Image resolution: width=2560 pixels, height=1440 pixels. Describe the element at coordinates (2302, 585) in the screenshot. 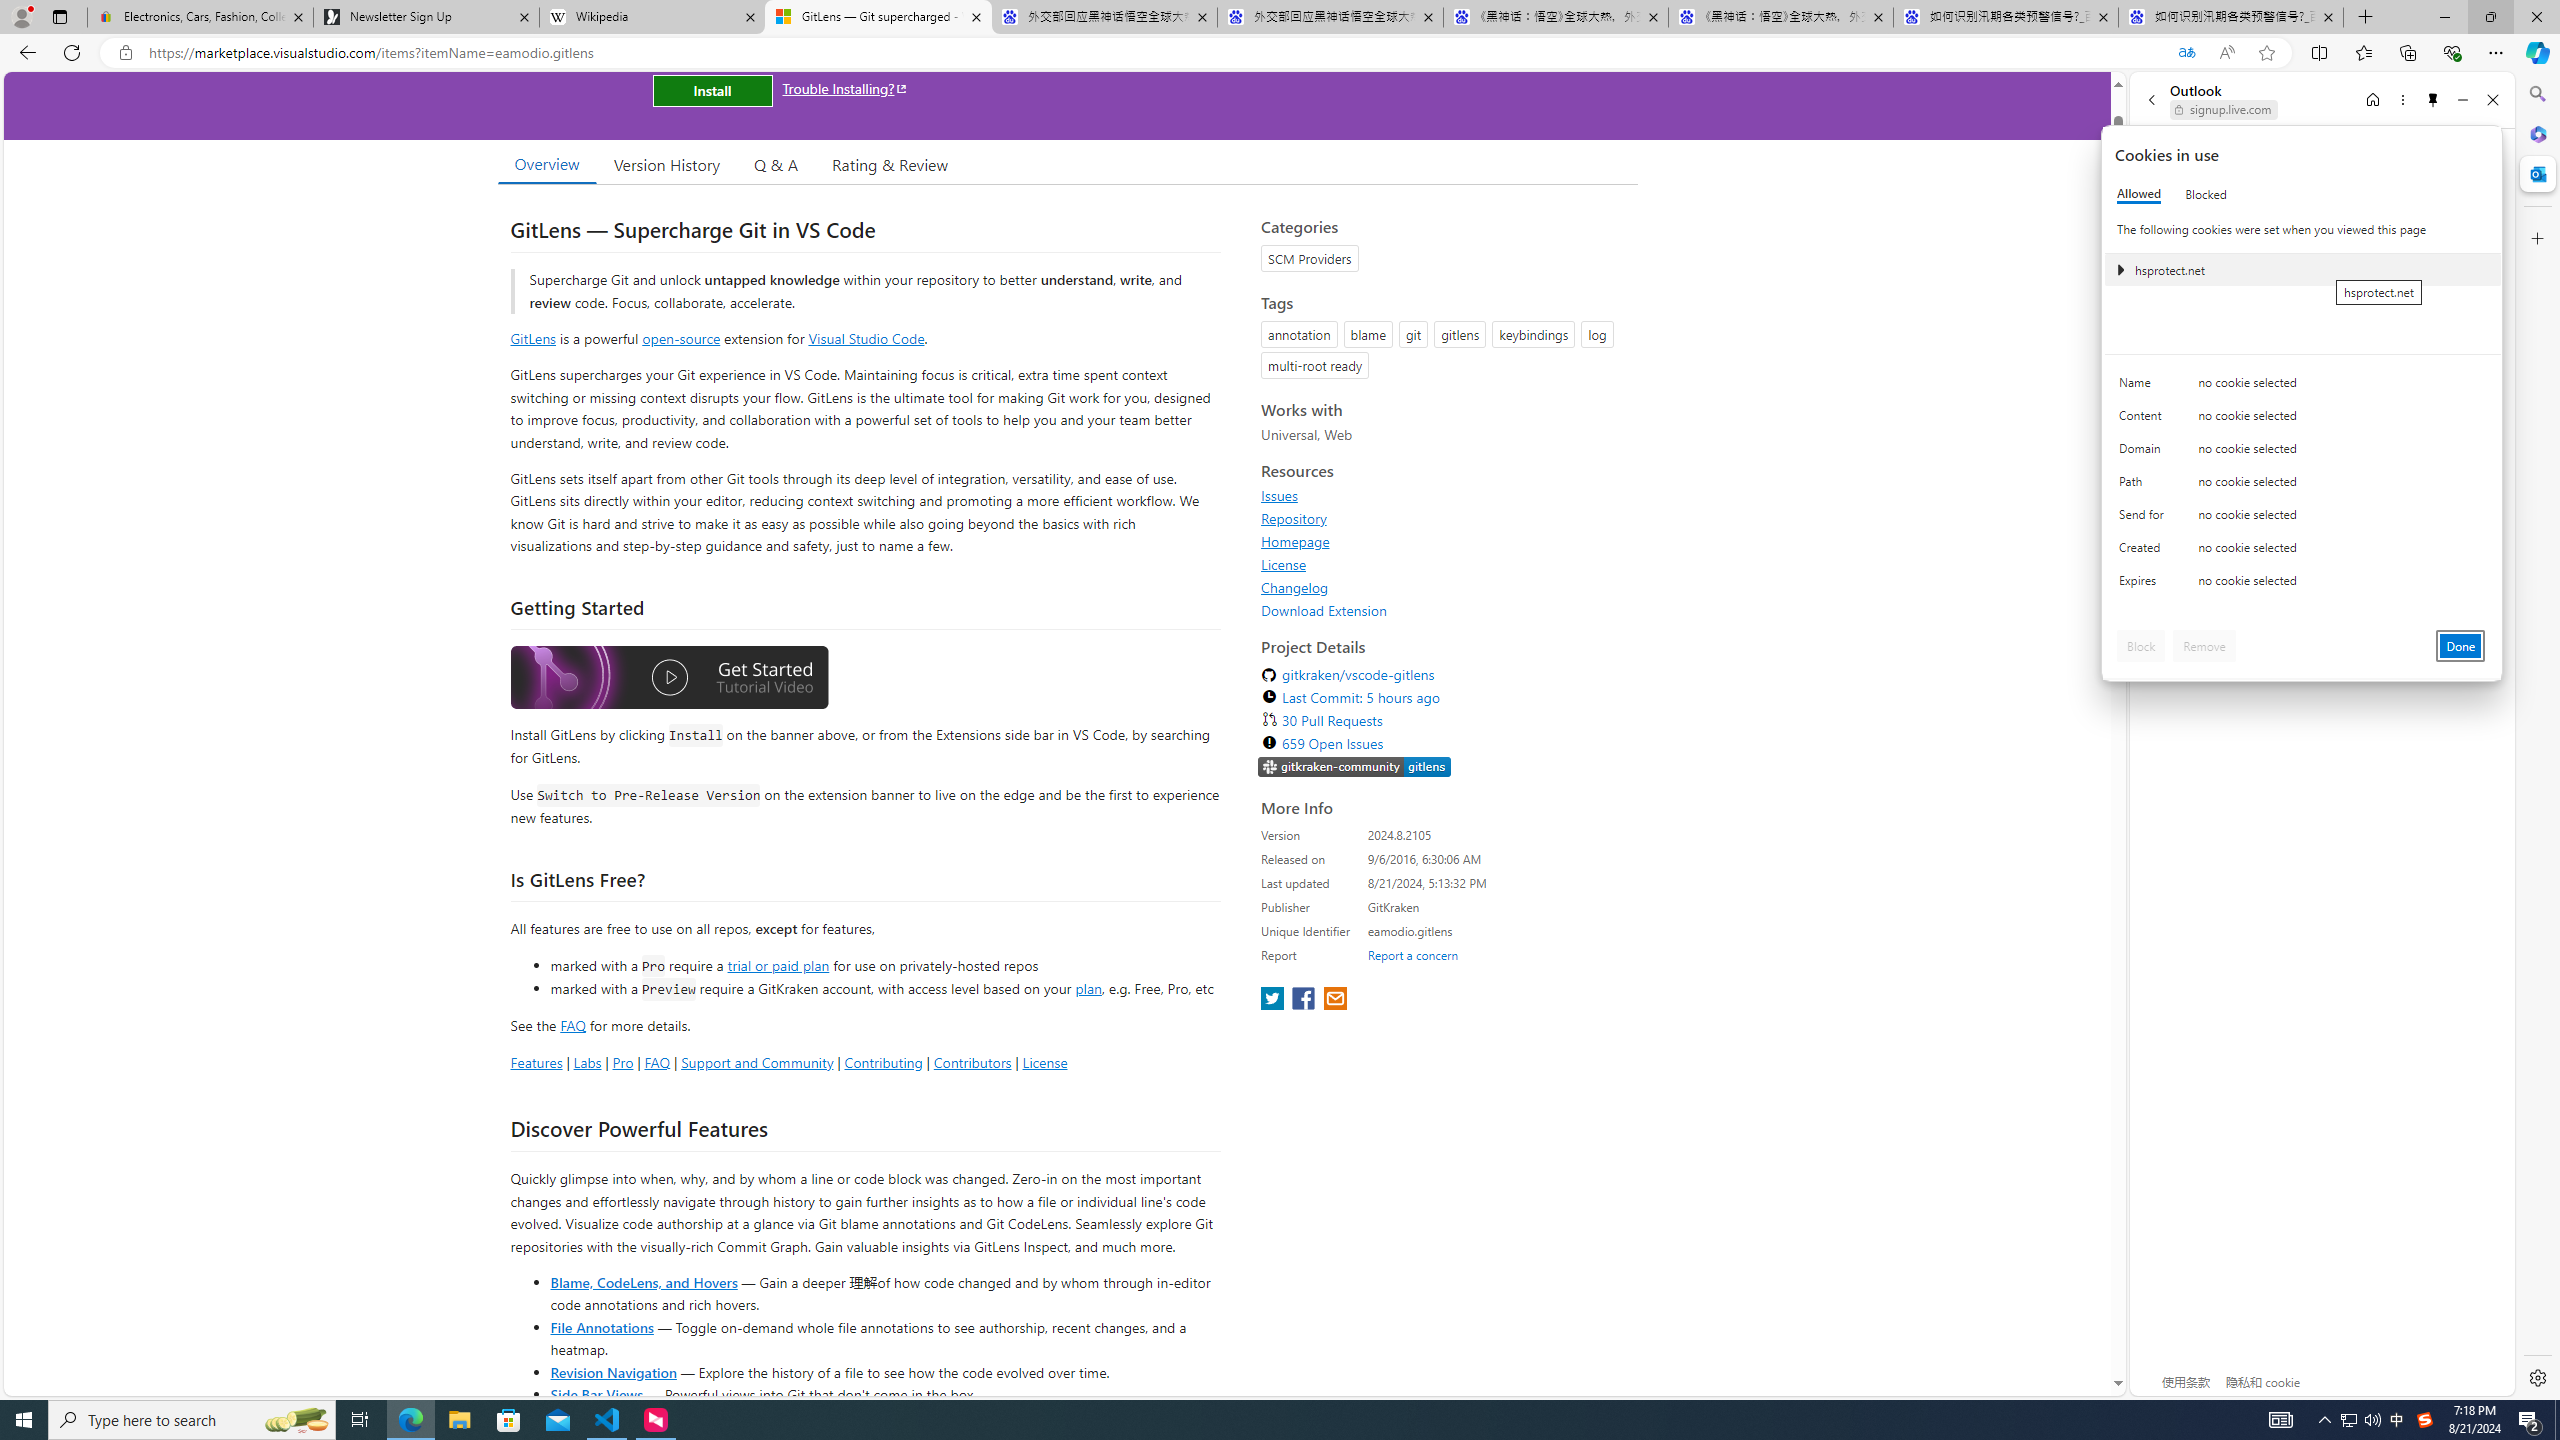

I see `'Class: c0153 c0157'` at that location.